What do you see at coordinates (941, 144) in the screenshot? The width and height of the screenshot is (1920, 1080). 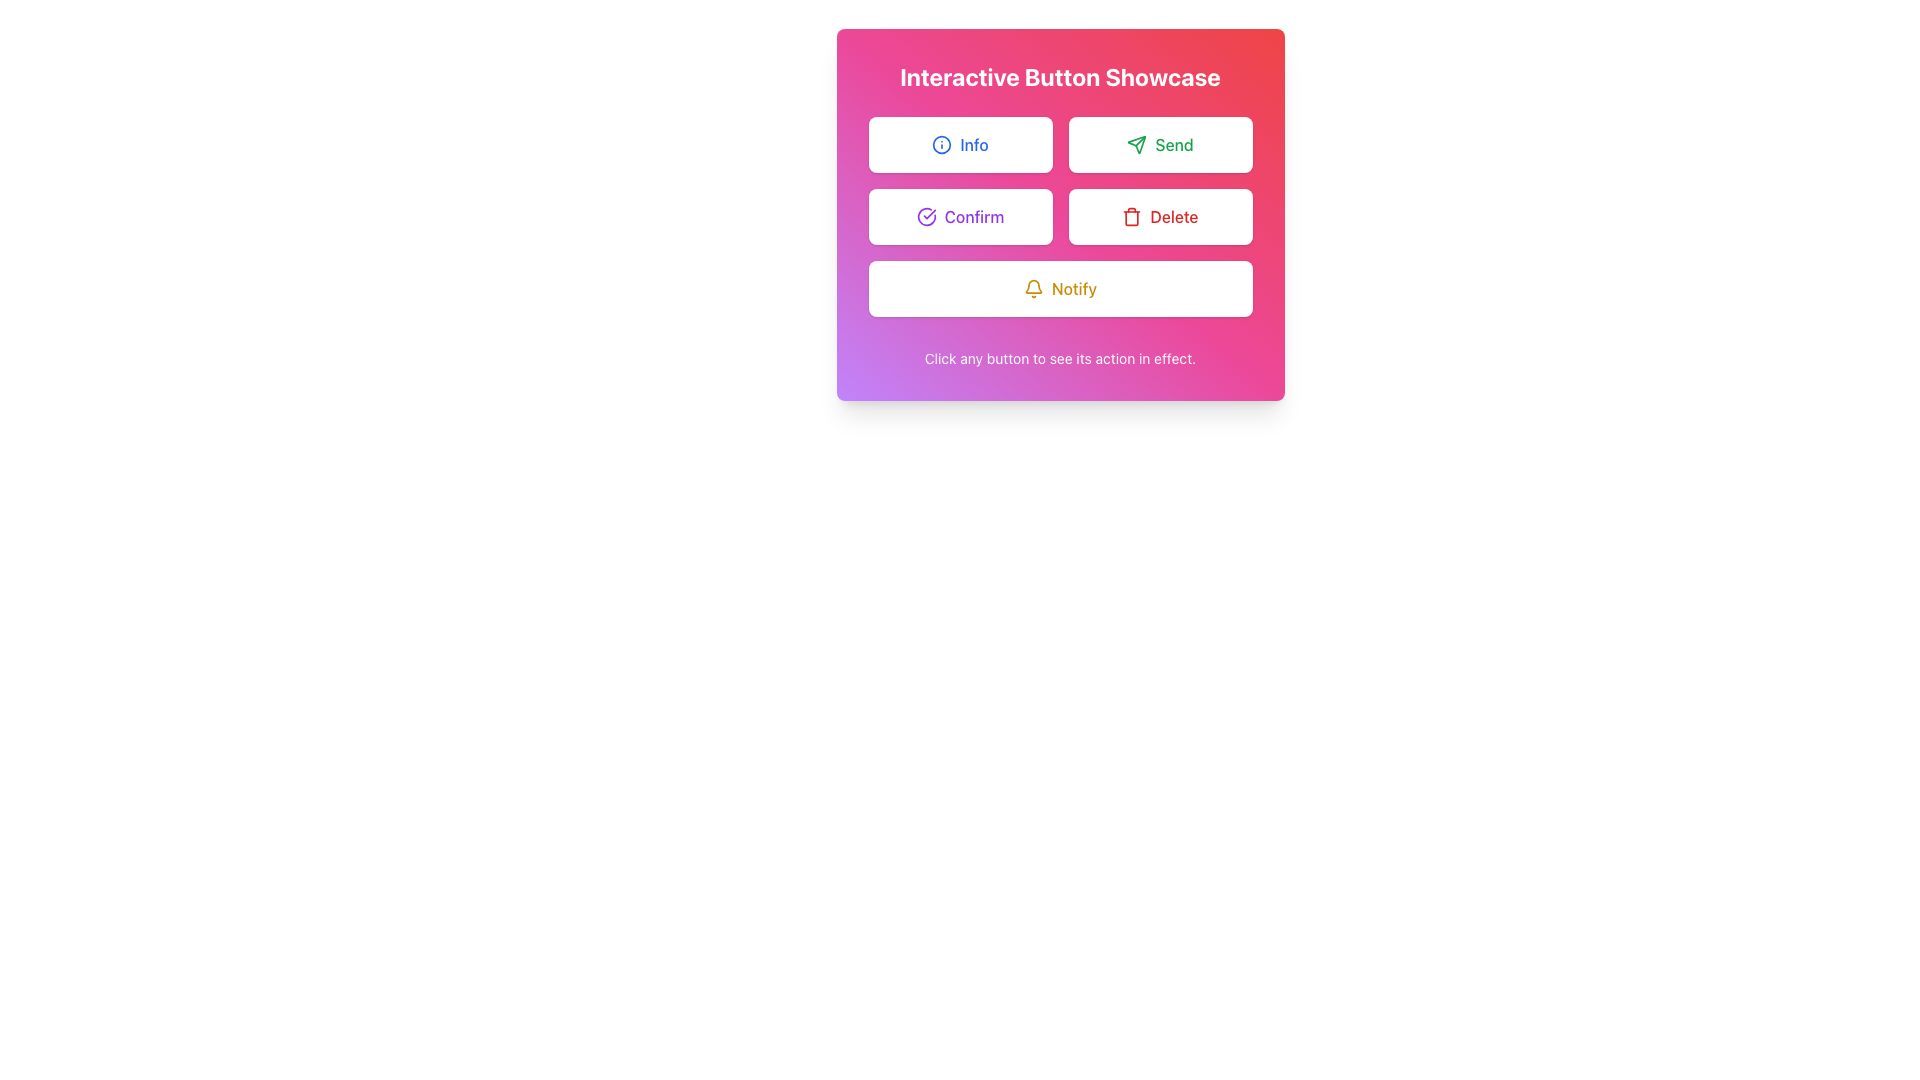 I see `the circular 'Info' icon, which is blue with a white interior and a blue border, located on the upper-left button labeled 'Info' in the grid layout of buttons within a card` at bounding box center [941, 144].